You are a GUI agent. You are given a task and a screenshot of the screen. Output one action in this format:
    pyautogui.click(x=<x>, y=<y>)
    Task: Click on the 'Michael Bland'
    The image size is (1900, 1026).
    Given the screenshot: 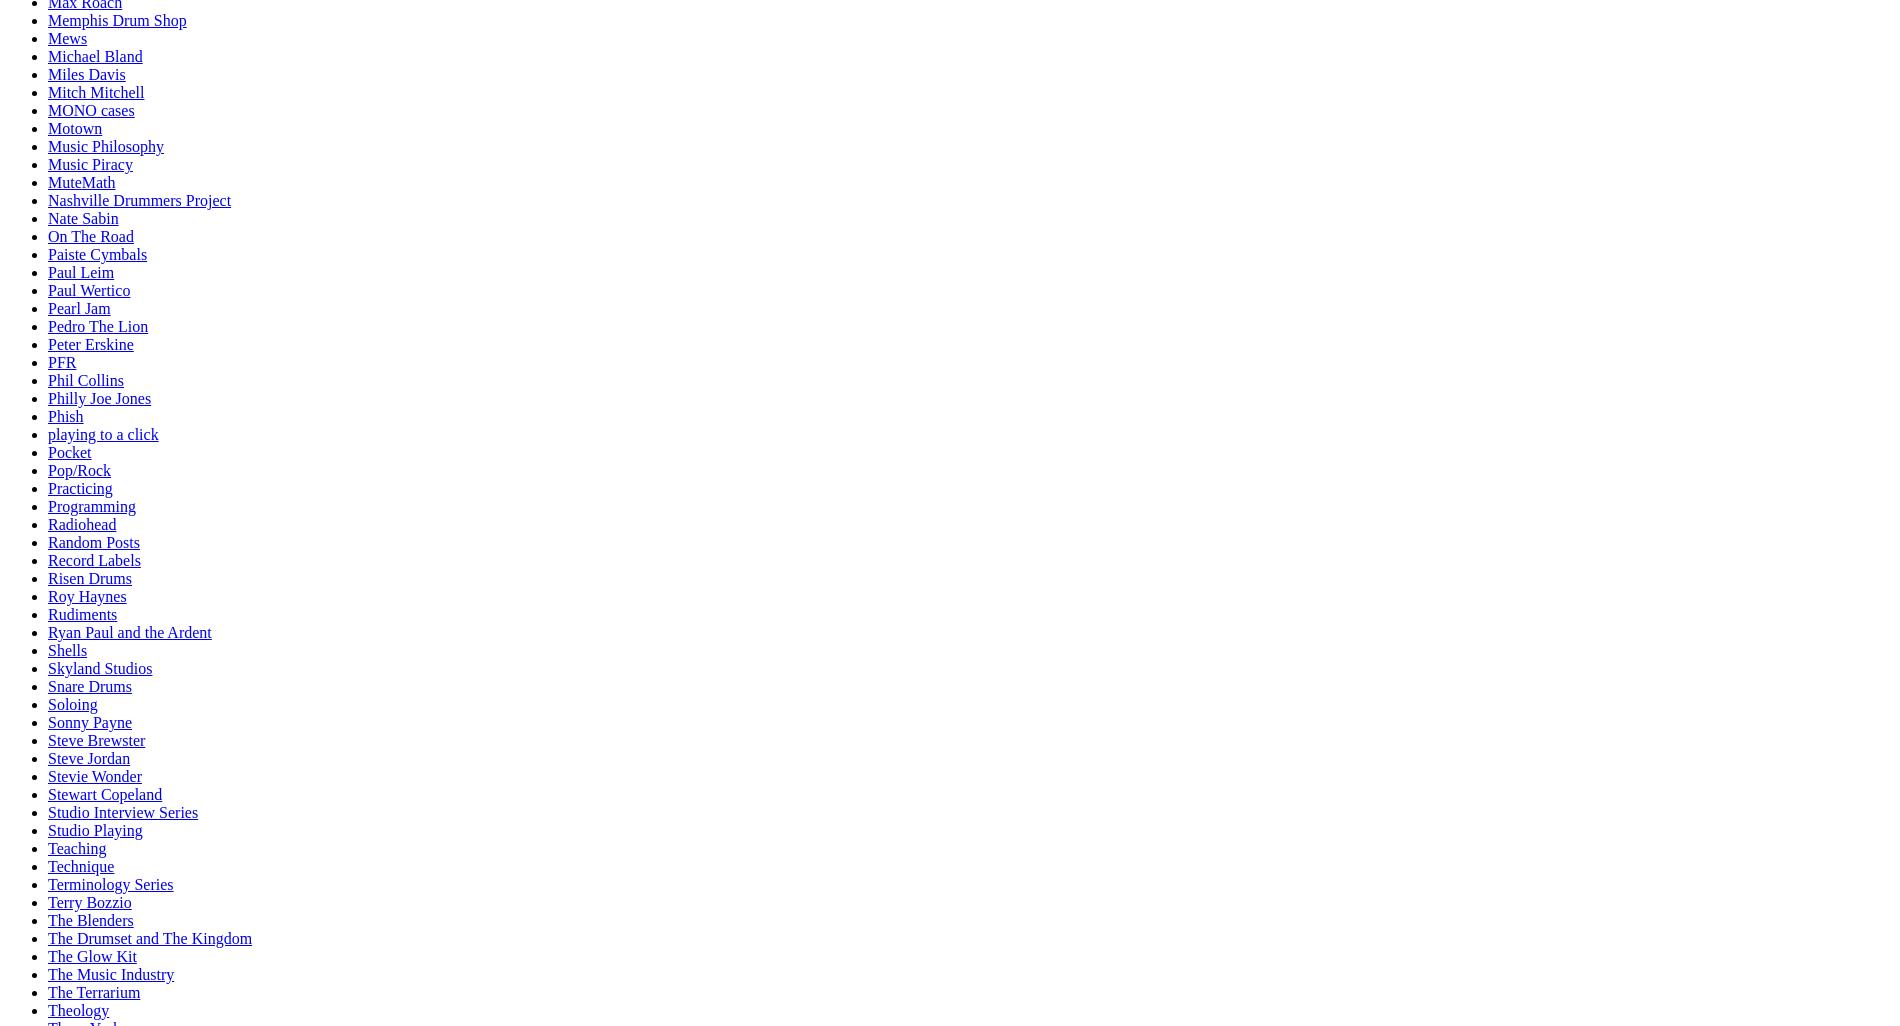 What is the action you would take?
    pyautogui.click(x=95, y=55)
    